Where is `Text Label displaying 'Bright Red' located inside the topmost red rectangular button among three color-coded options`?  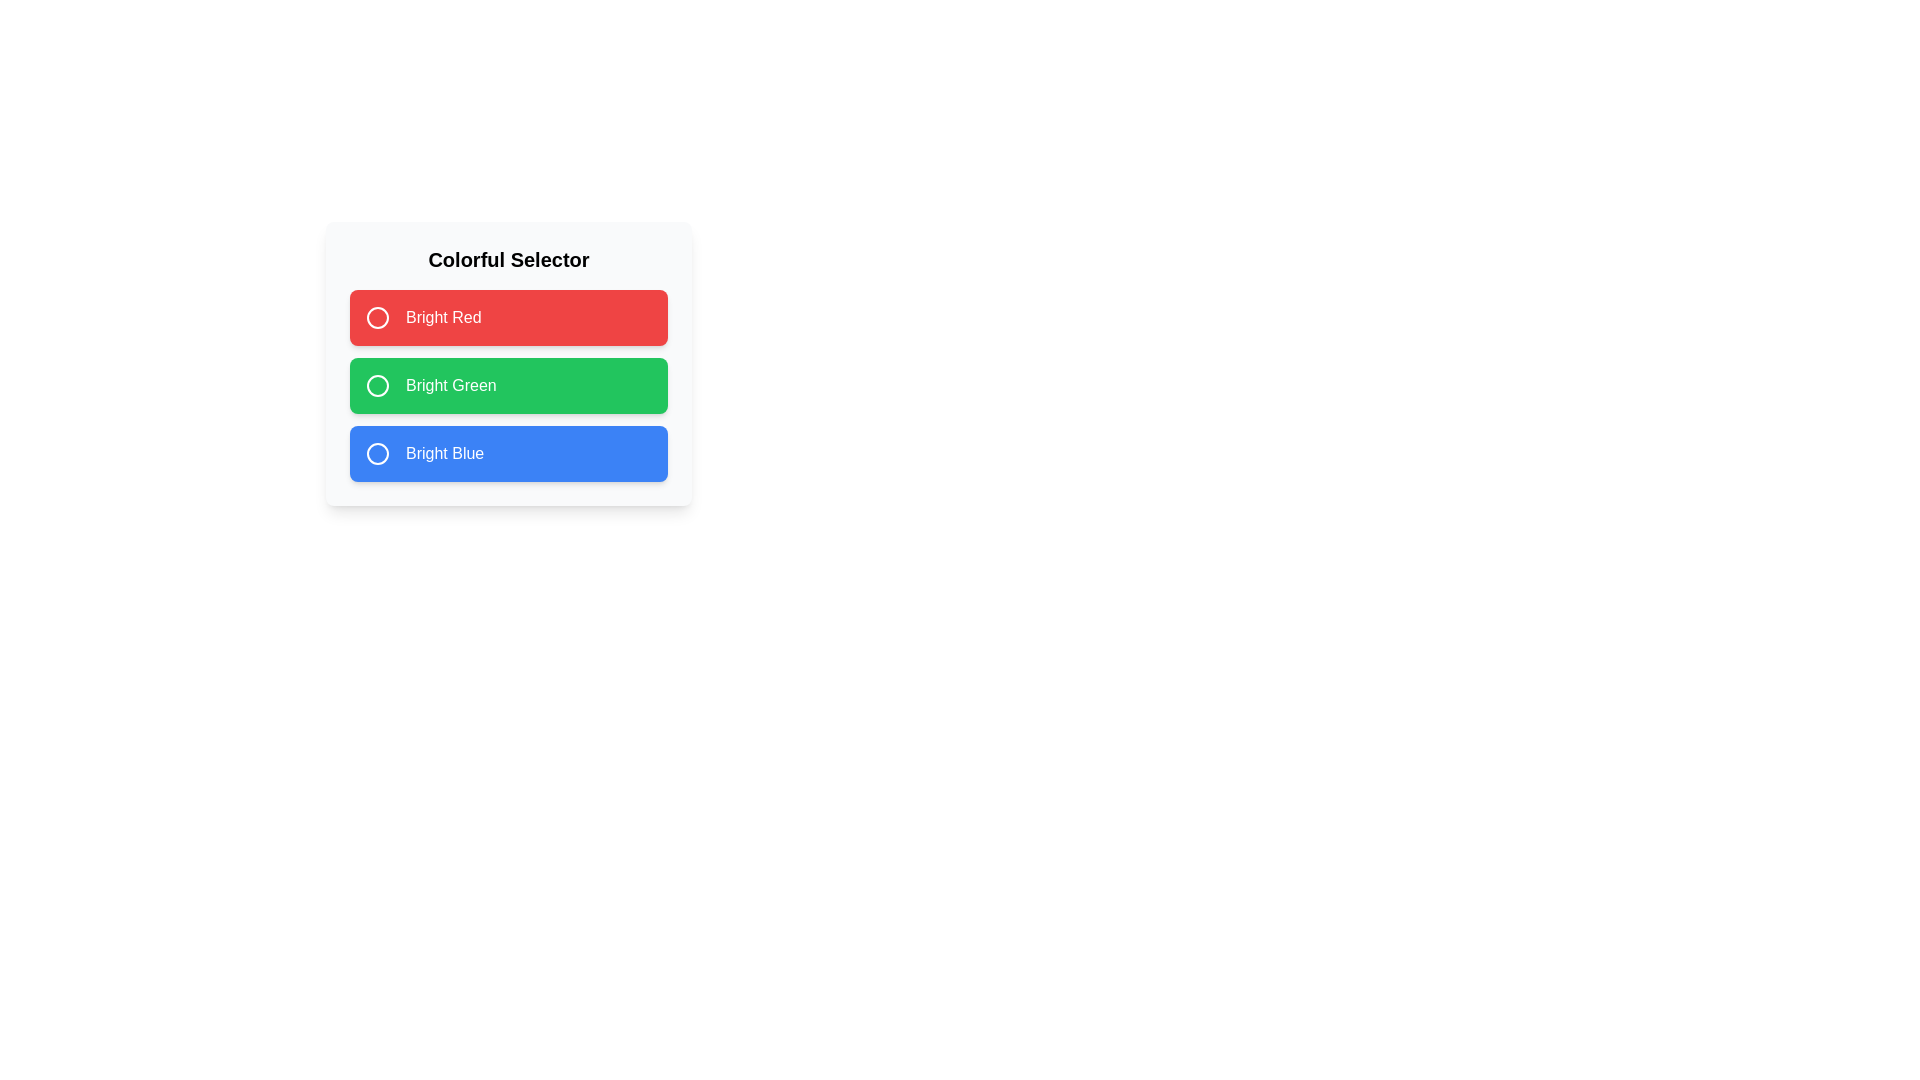
Text Label displaying 'Bright Red' located inside the topmost red rectangular button among three color-coded options is located at coordinates (442, 316).